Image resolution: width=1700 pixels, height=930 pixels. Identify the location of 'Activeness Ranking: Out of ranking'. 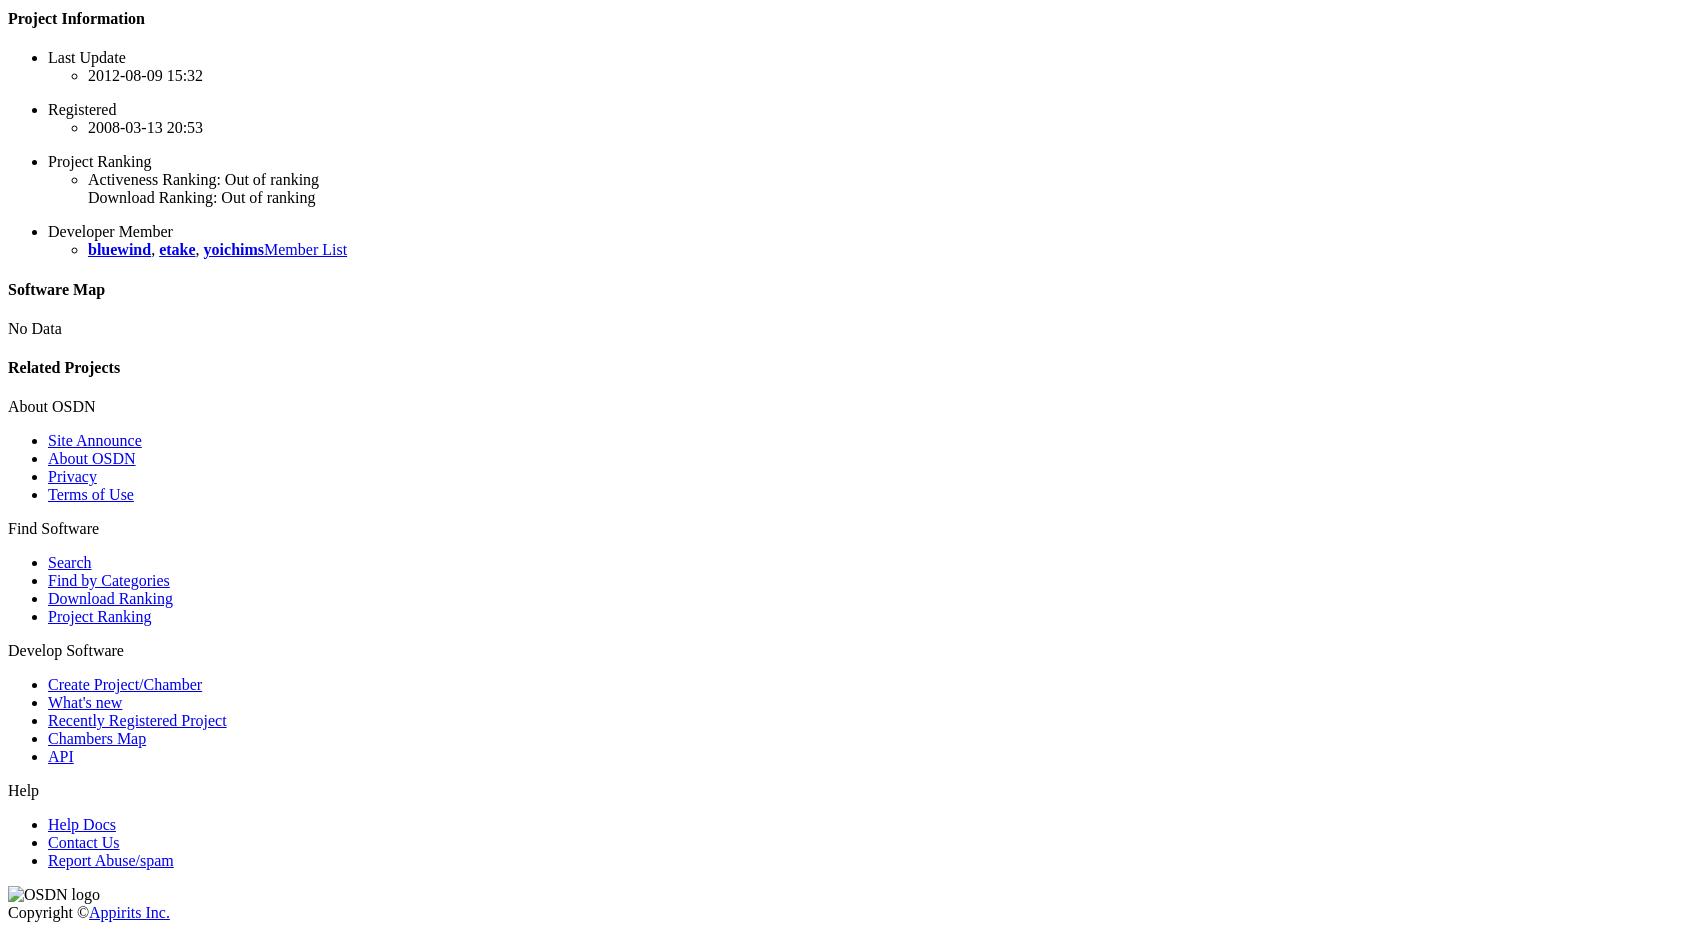
(202, 178).